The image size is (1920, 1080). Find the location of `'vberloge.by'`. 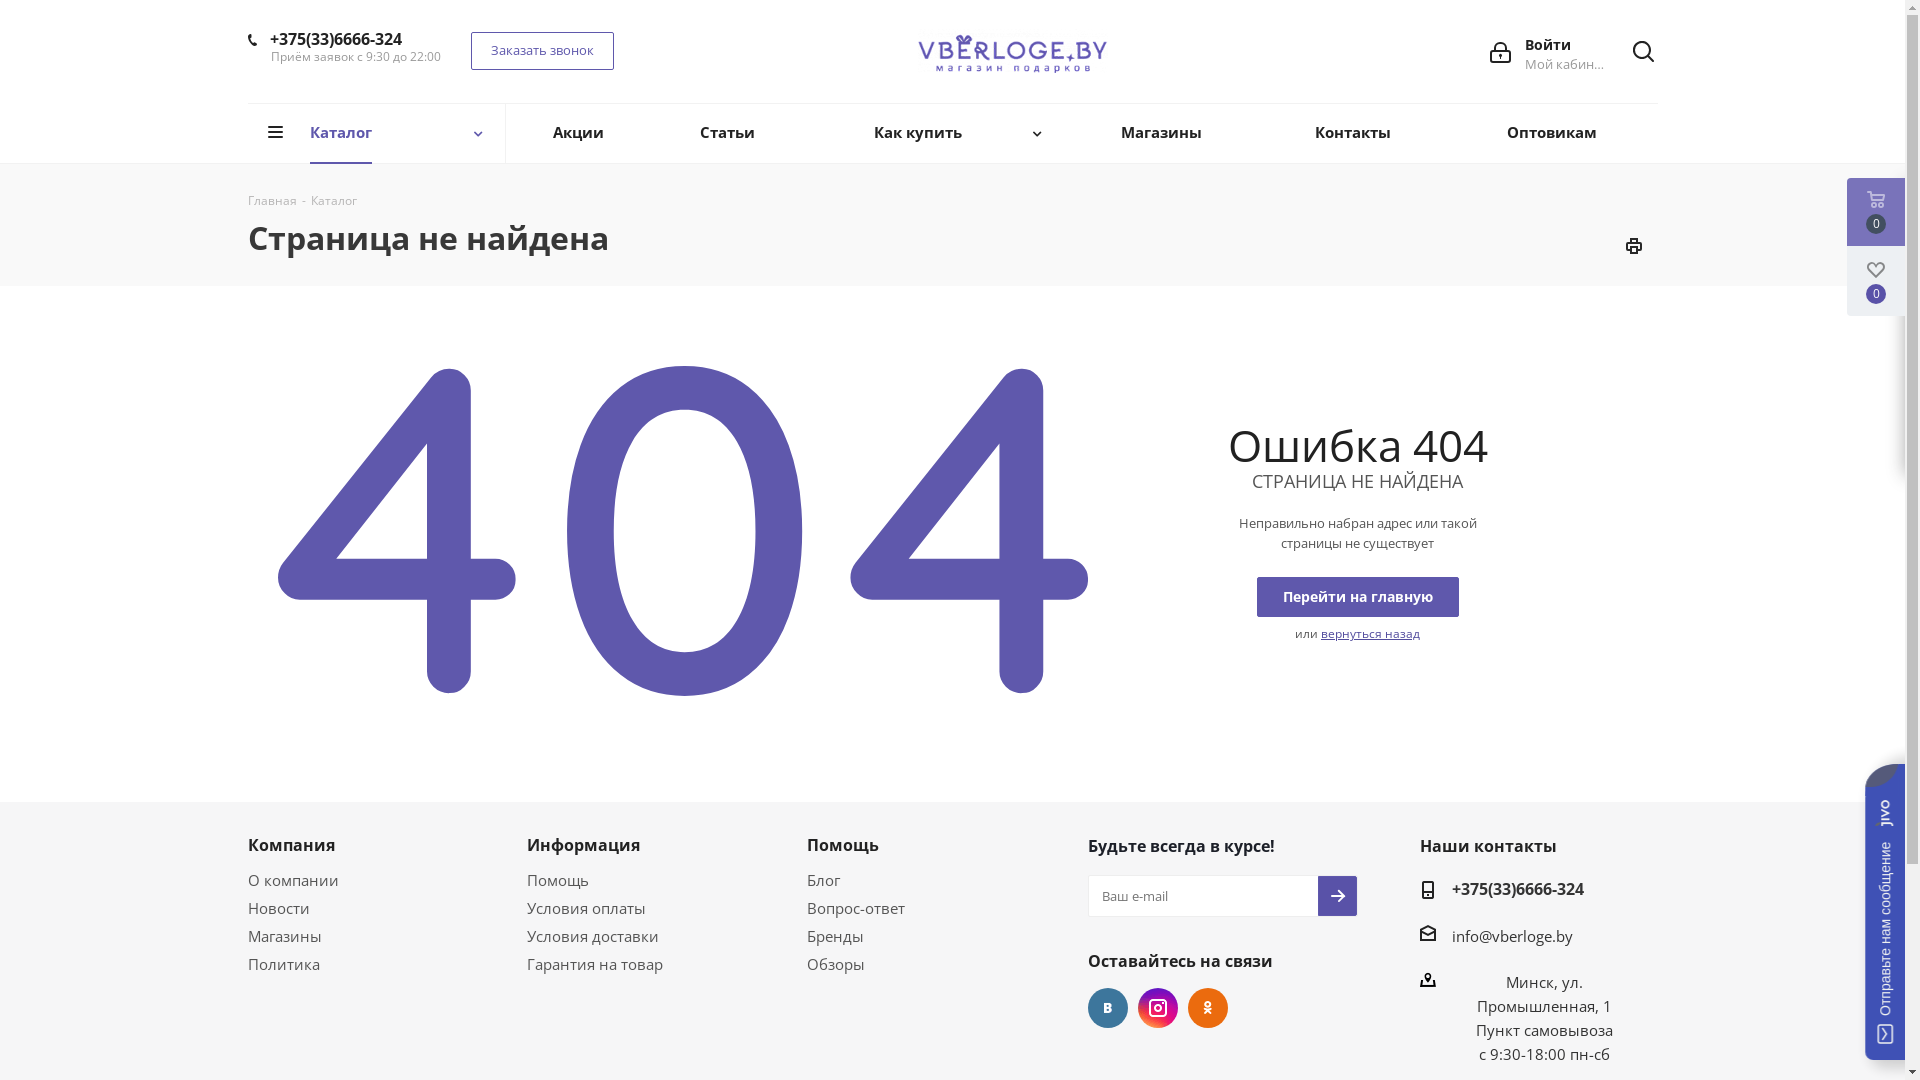

'vberloge.by' is located at coordinates (916, 50).